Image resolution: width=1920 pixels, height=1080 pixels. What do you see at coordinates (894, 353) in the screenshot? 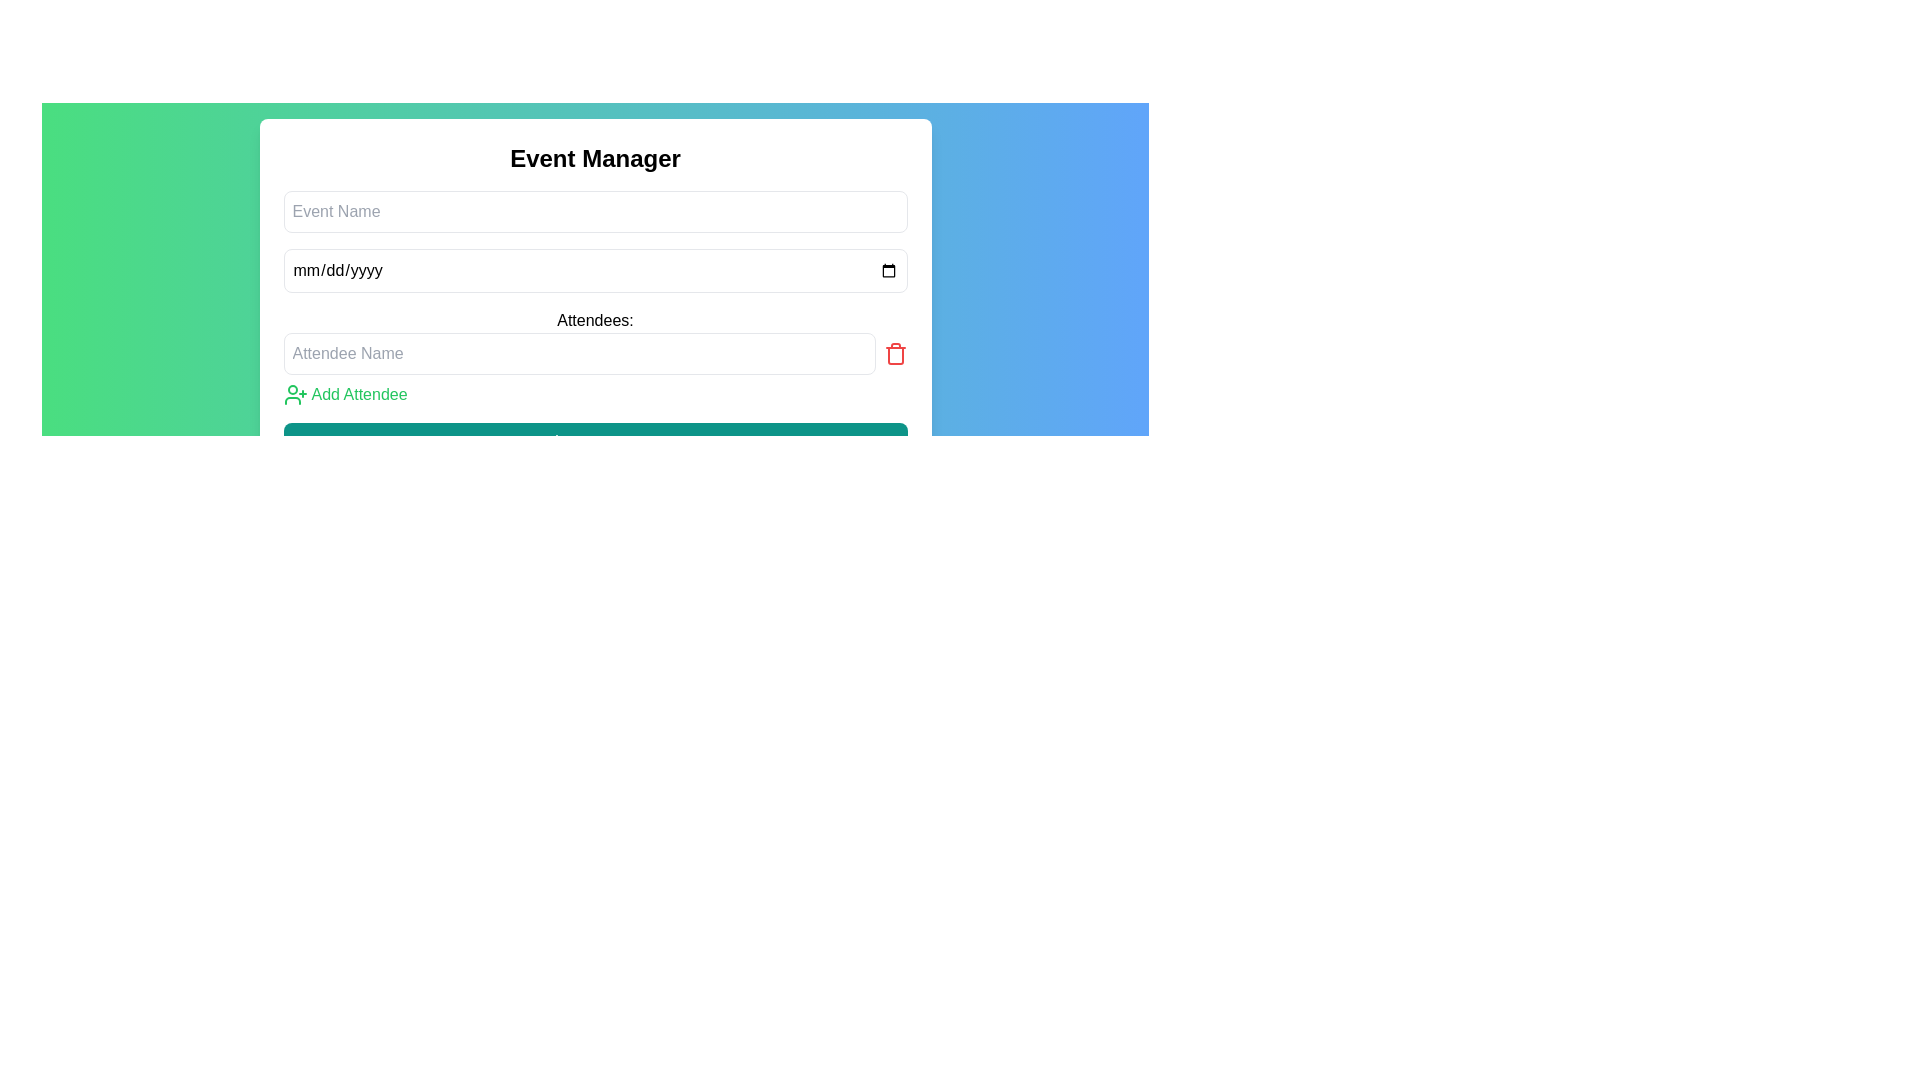
I see `the delete button located on the right-hand side of the attendee name text input field in the 'Attendees' section to initiate deletion` at bounding box center [894, 353].